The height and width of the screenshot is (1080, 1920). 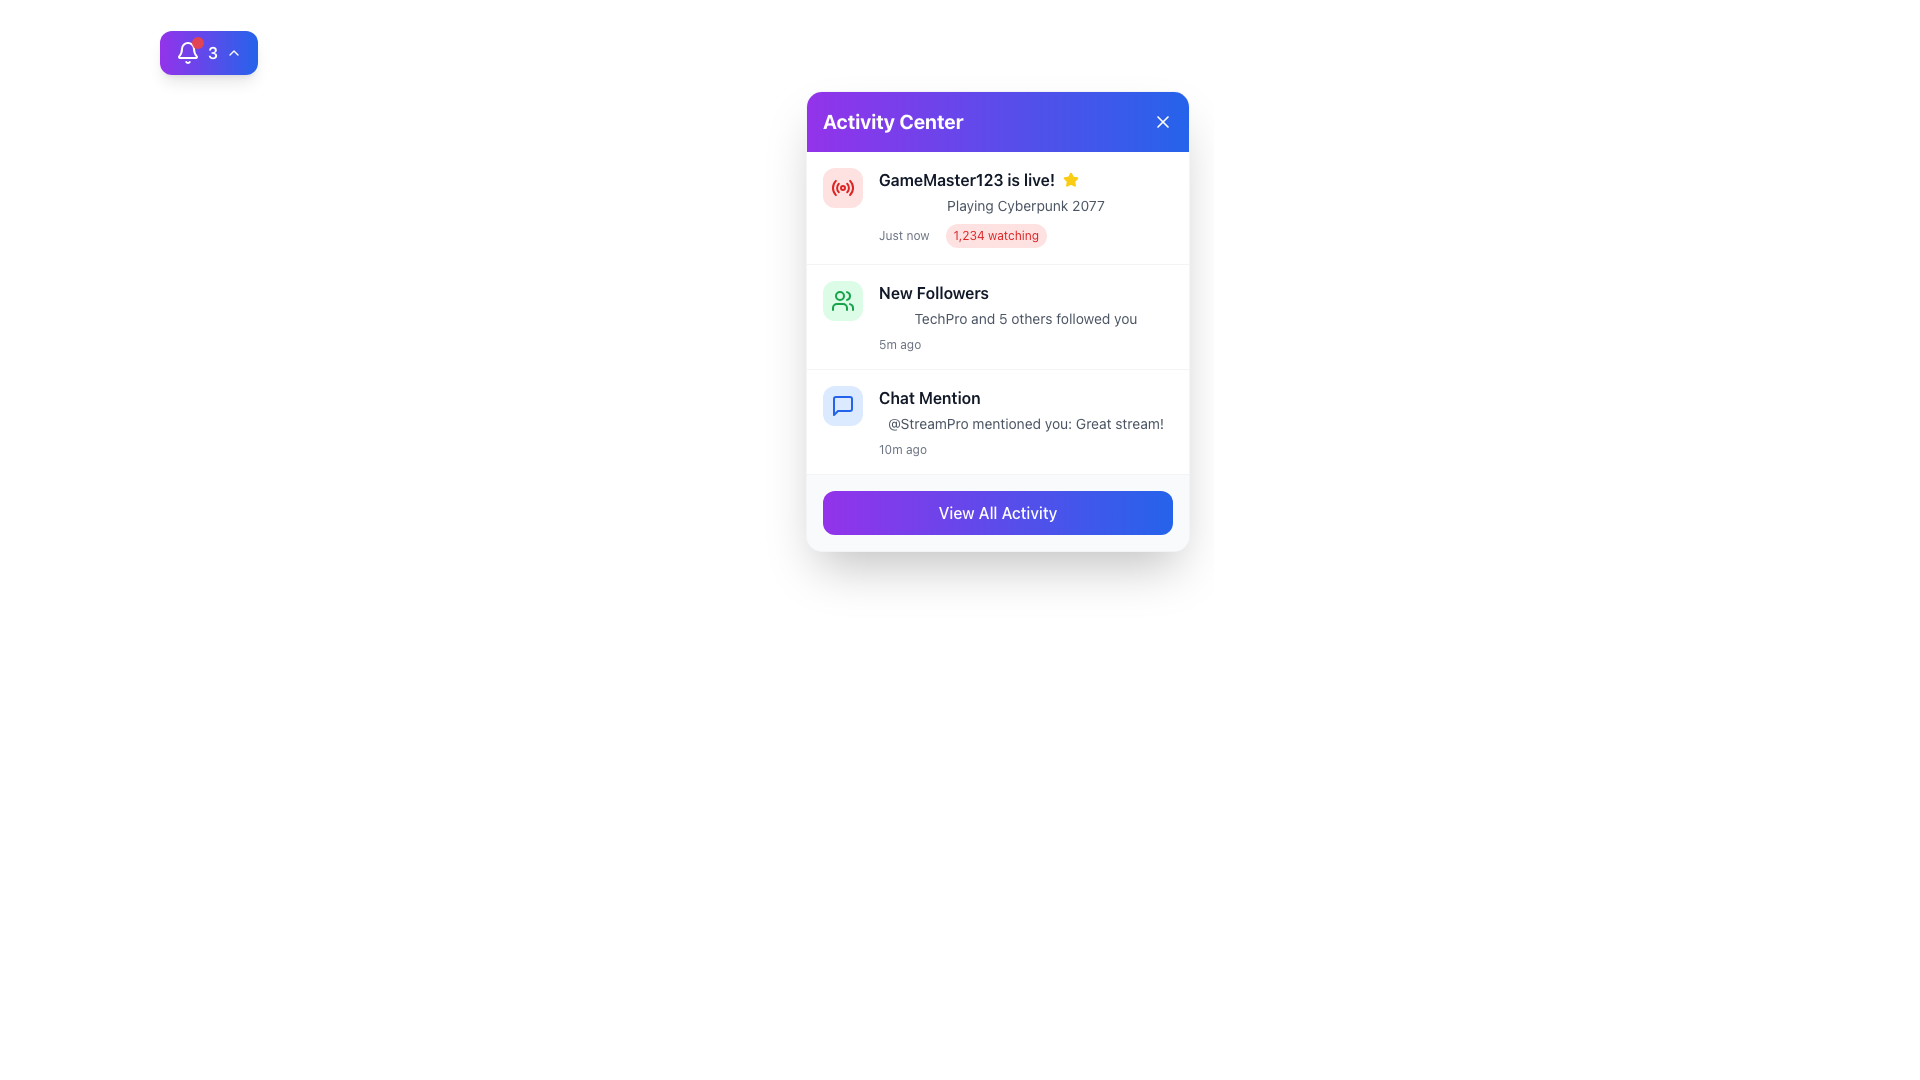 What do you see at coordinates (843, 405) in the screenshot?
I see `the speech bubble icon with a blue outline and light blue background, located to the left of the text block in the 'Chat Mention' notification row` at bounding box center [843, 405].